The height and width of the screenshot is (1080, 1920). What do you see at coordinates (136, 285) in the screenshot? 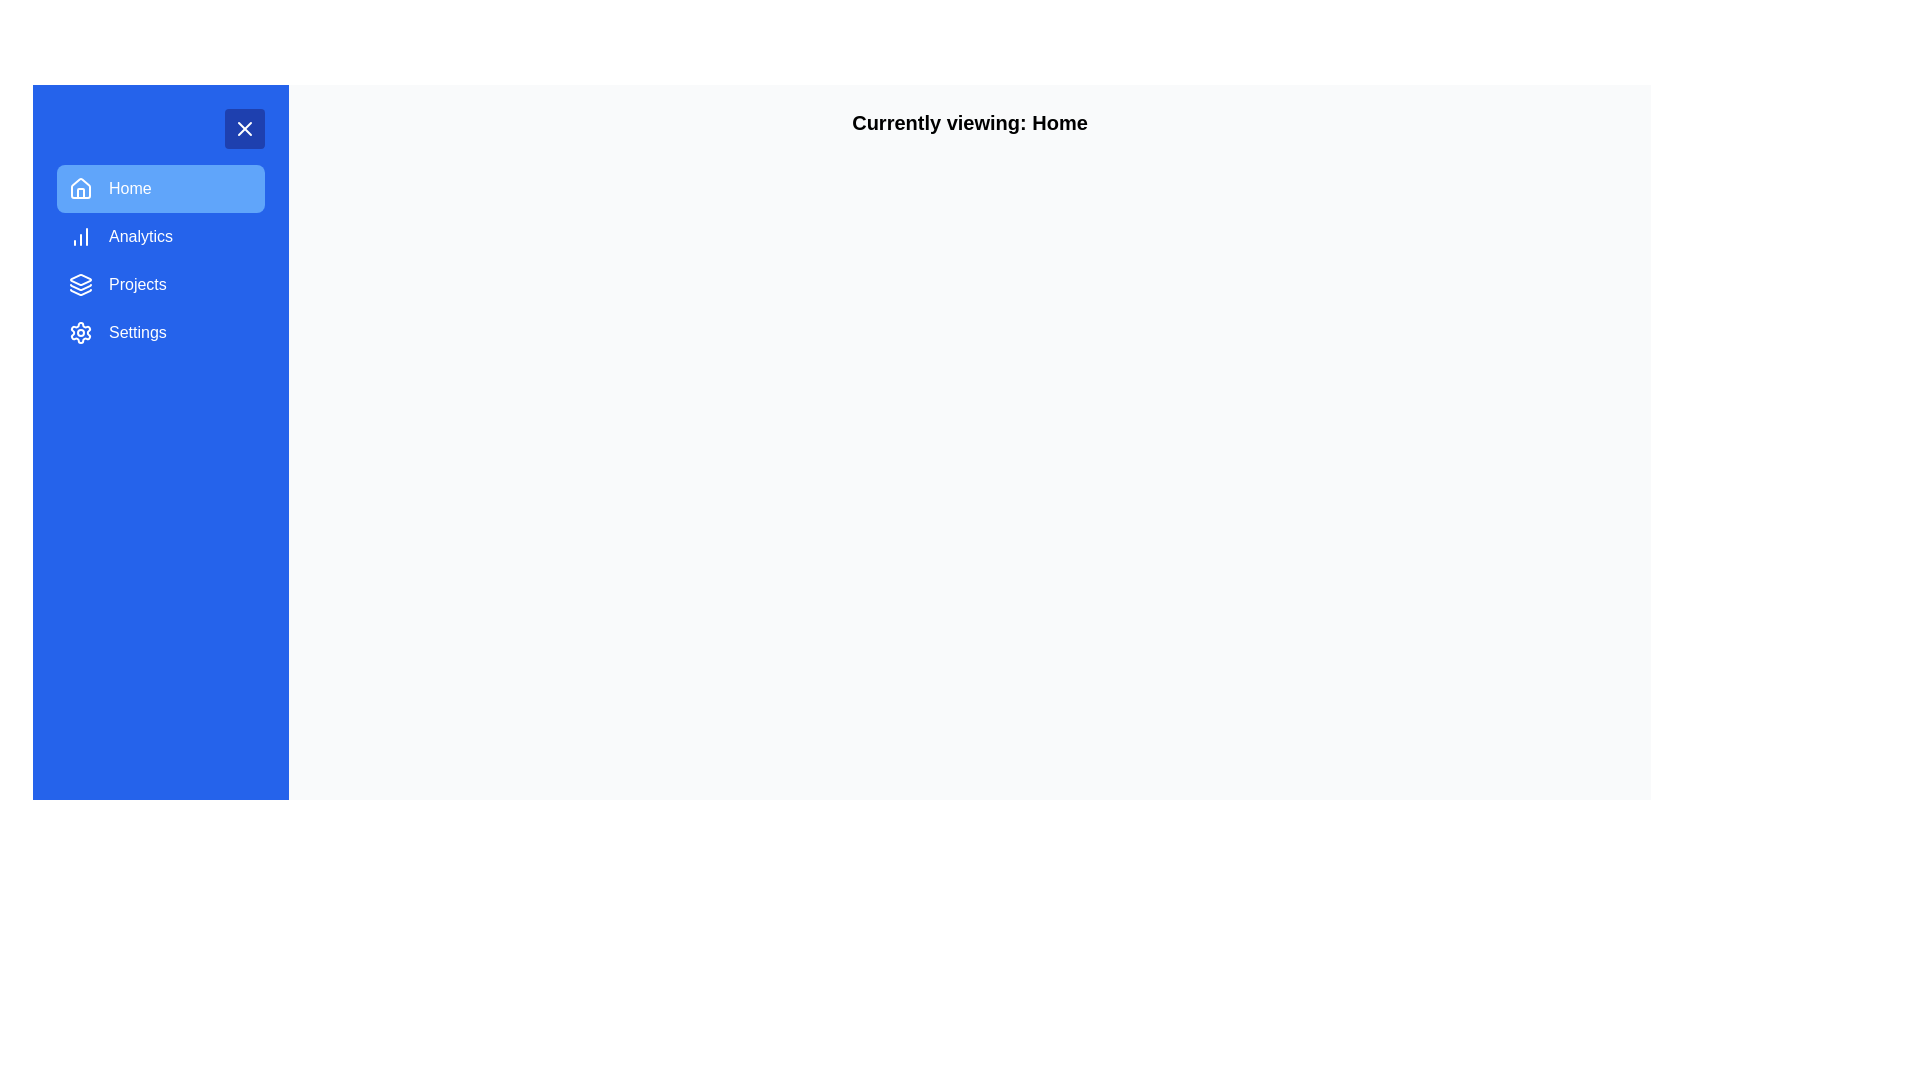
I see `the 'Projects' button in the vertical menu list on the left side of the interface` at bounding box center [136, 285].